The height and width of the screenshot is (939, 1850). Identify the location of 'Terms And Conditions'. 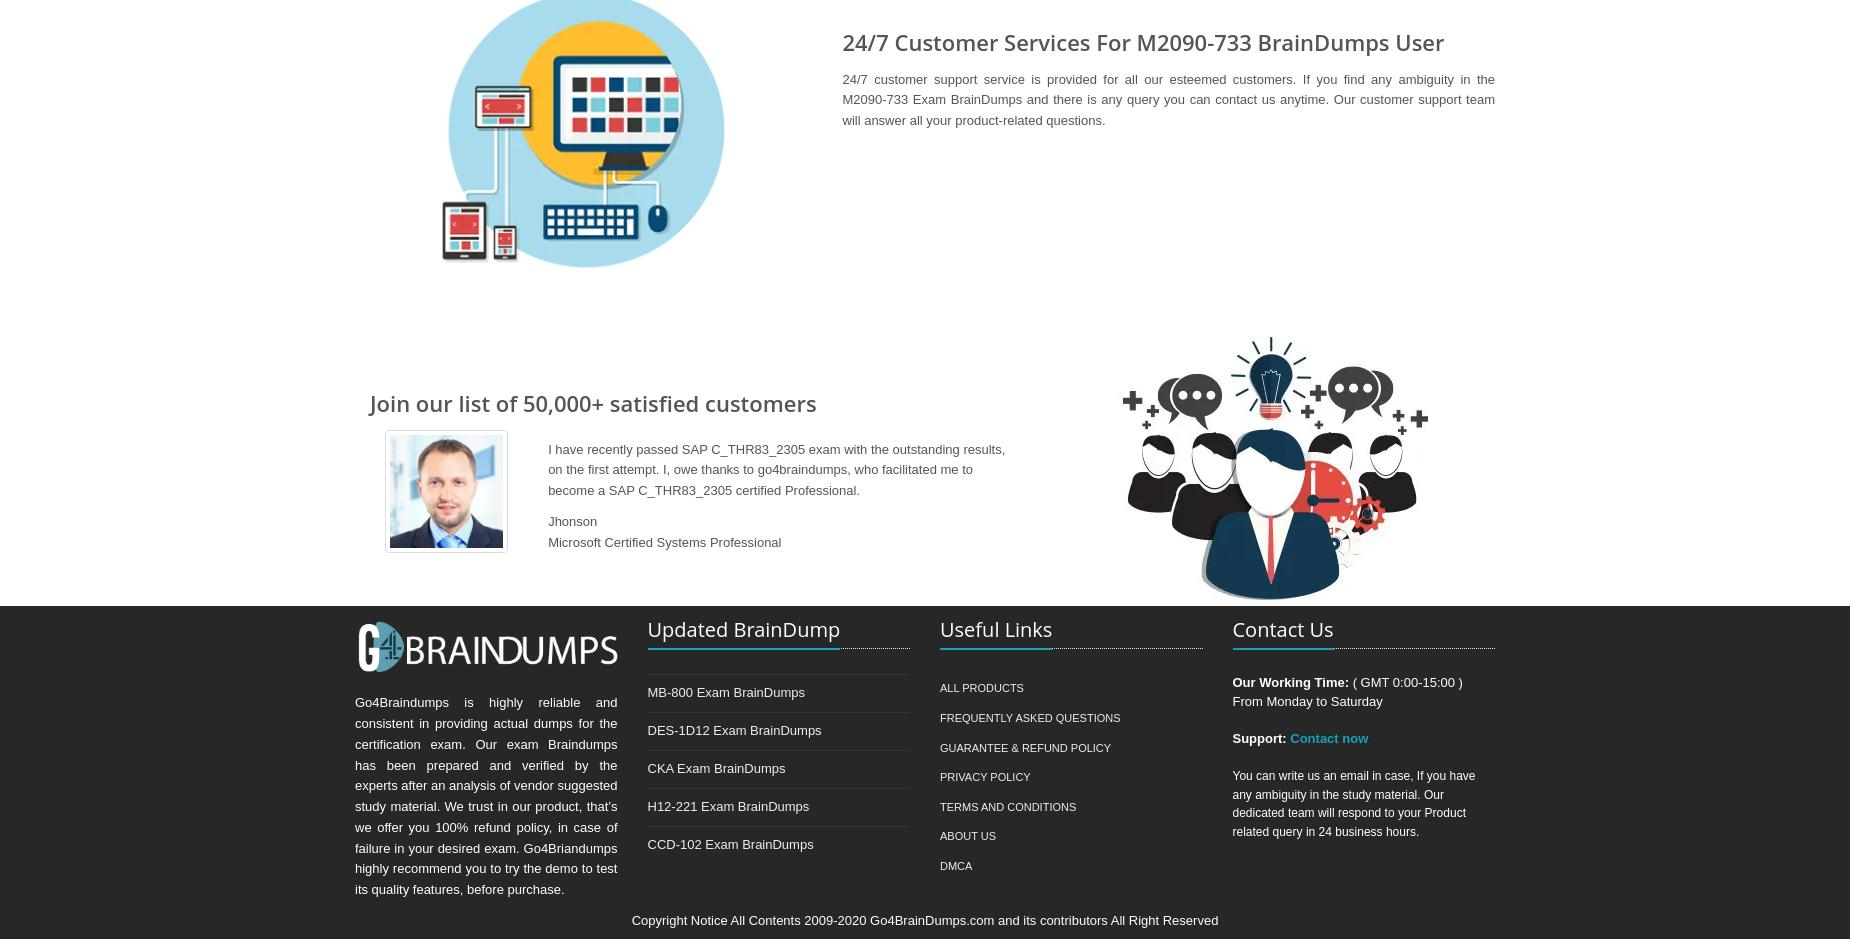
(1007, 806).